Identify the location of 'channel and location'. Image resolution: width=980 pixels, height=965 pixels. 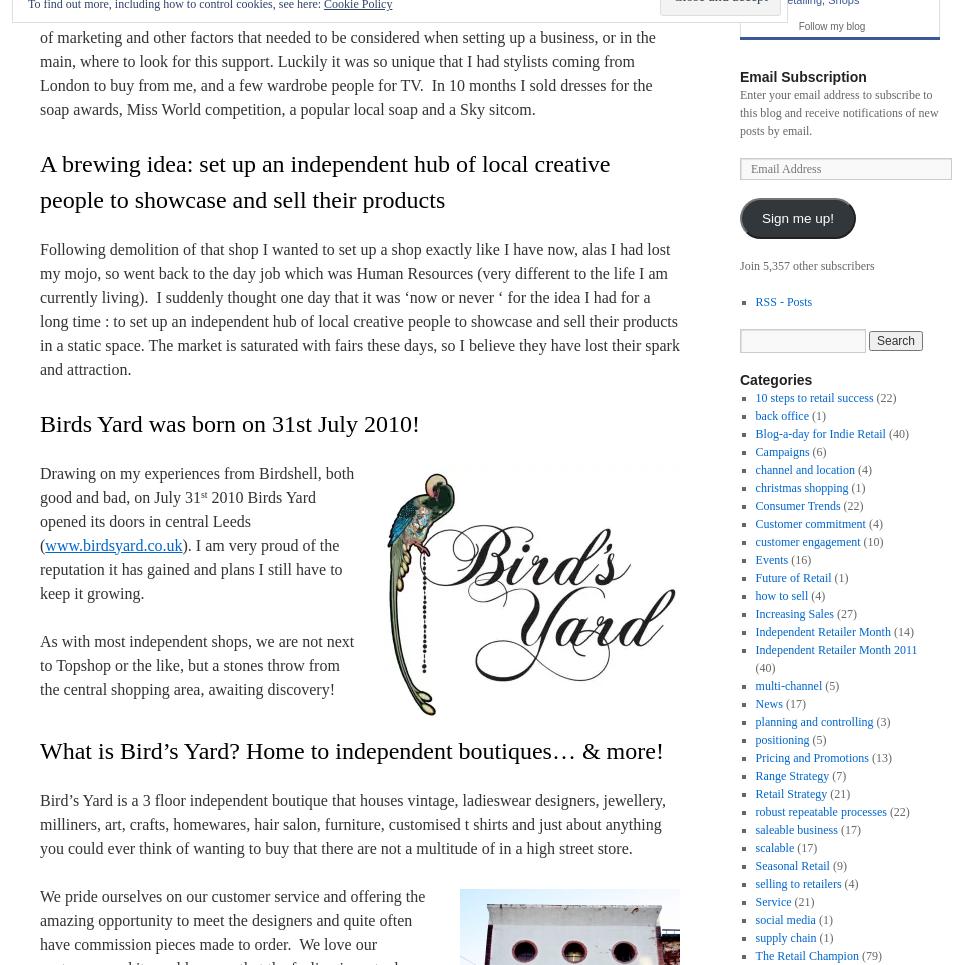
(804, 468).